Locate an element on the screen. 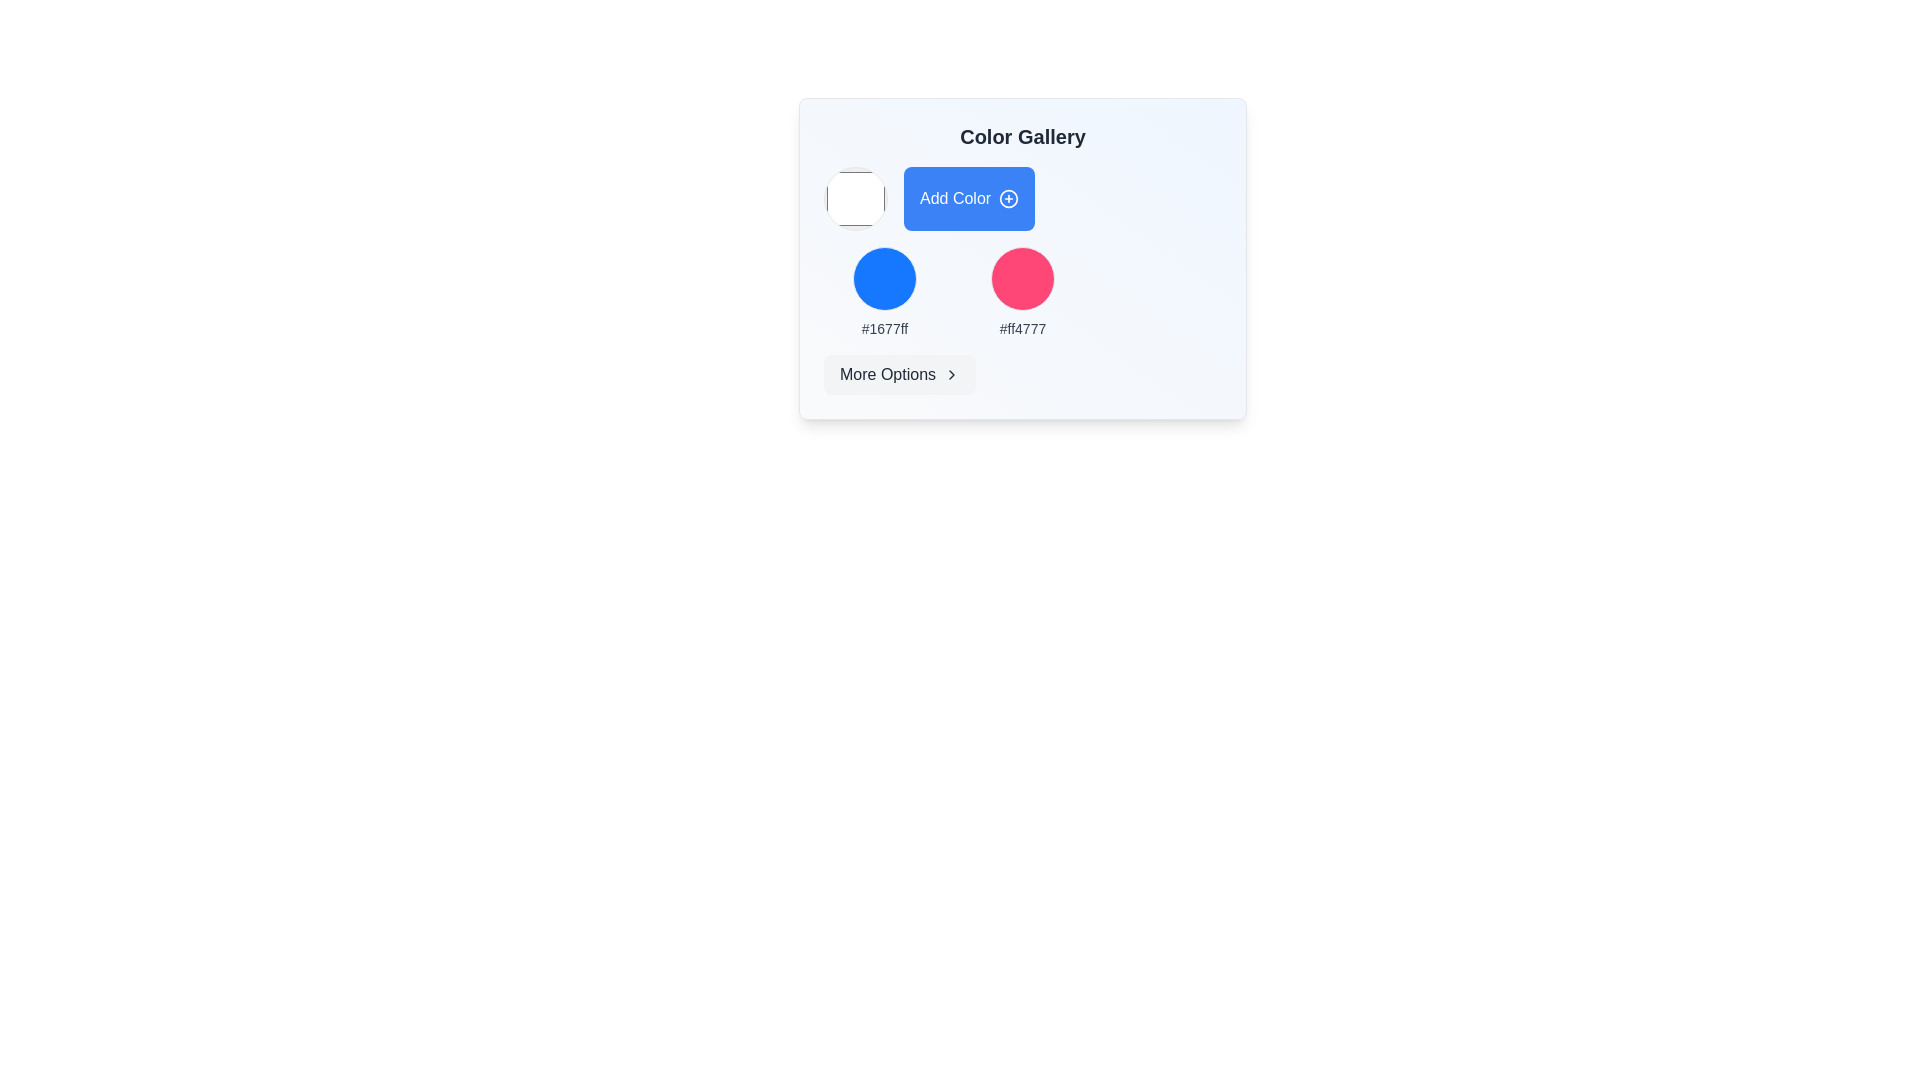  the circular icon with a plus sign located to the right of the 'Add Color' text within the 'Add Color' button in the 'Color Gallery' card is located at coordinates (1009, 199).